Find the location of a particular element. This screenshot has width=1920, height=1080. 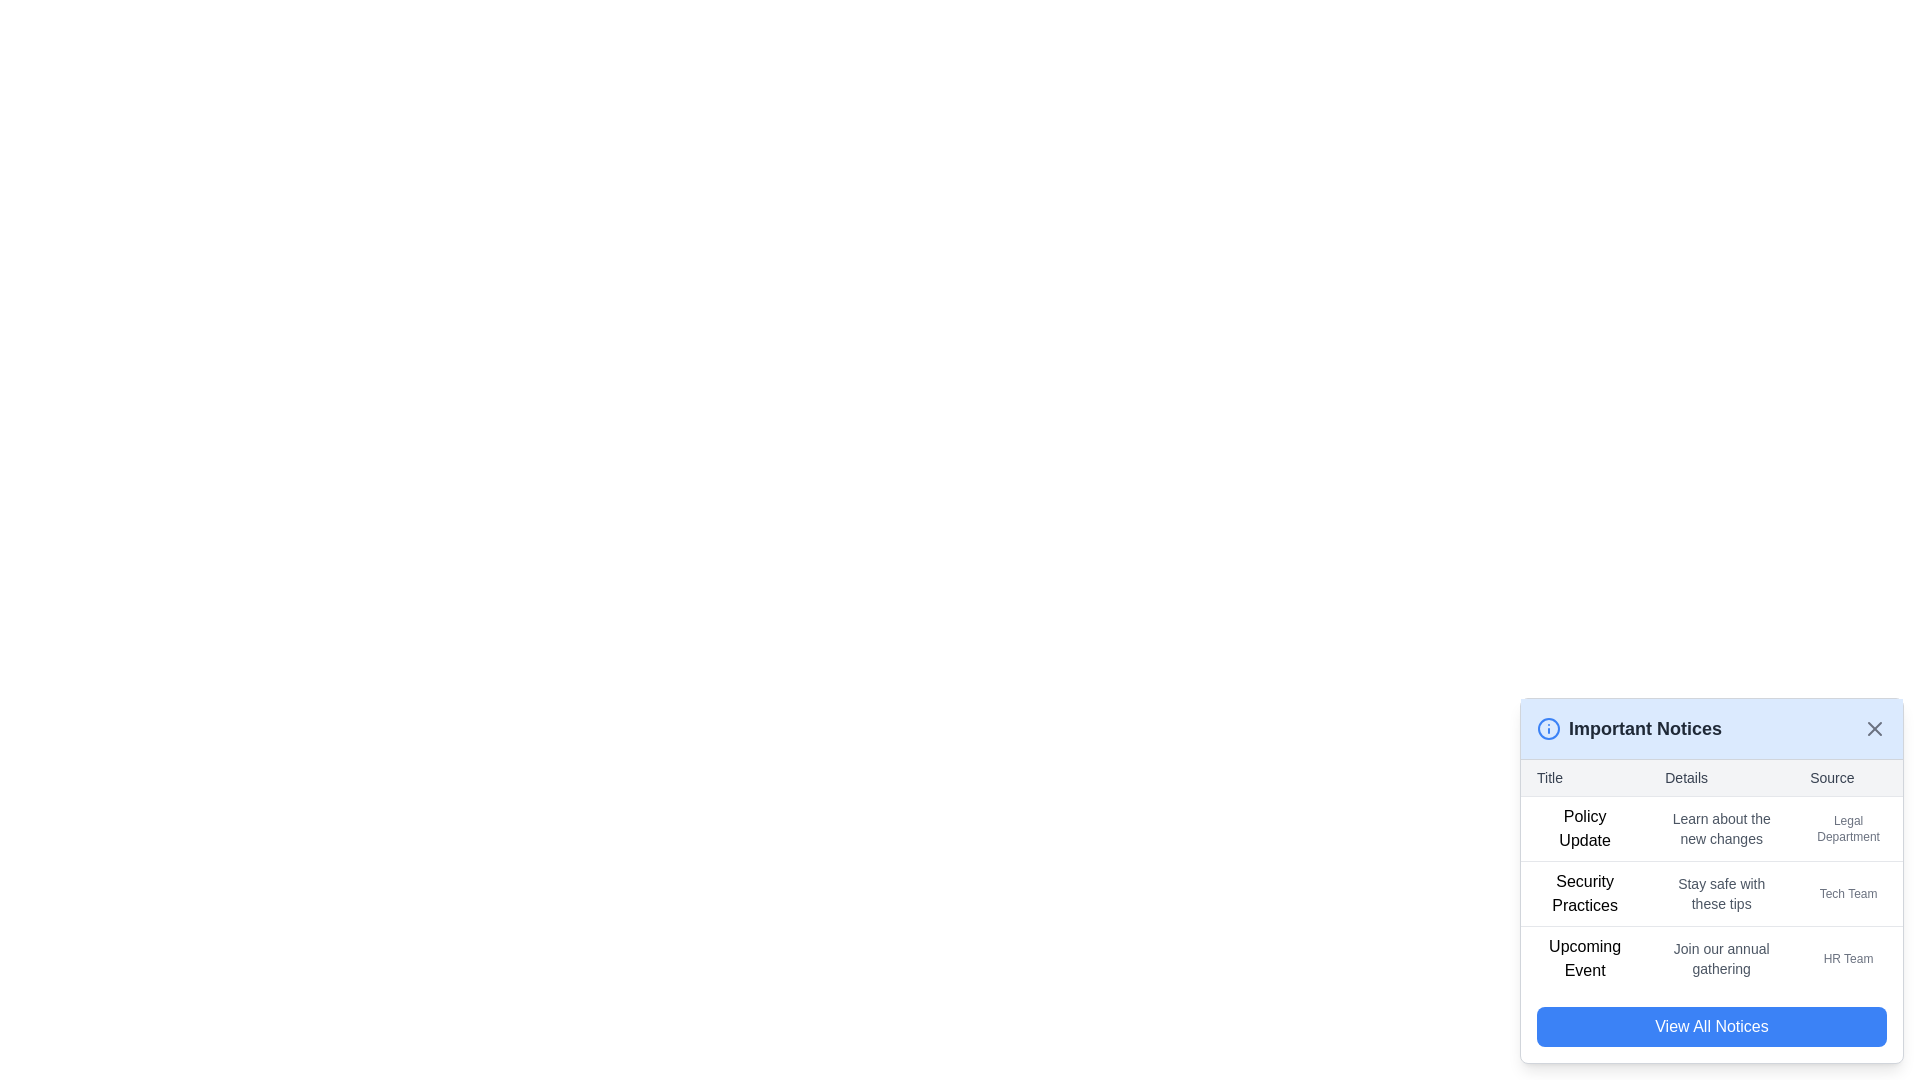

the Text Label displaying 'Stay safe with these tips' in gray font, located in the middle cell of the 'Security Practices' row in the 'Details' column is located at coordinates (1720, 893).